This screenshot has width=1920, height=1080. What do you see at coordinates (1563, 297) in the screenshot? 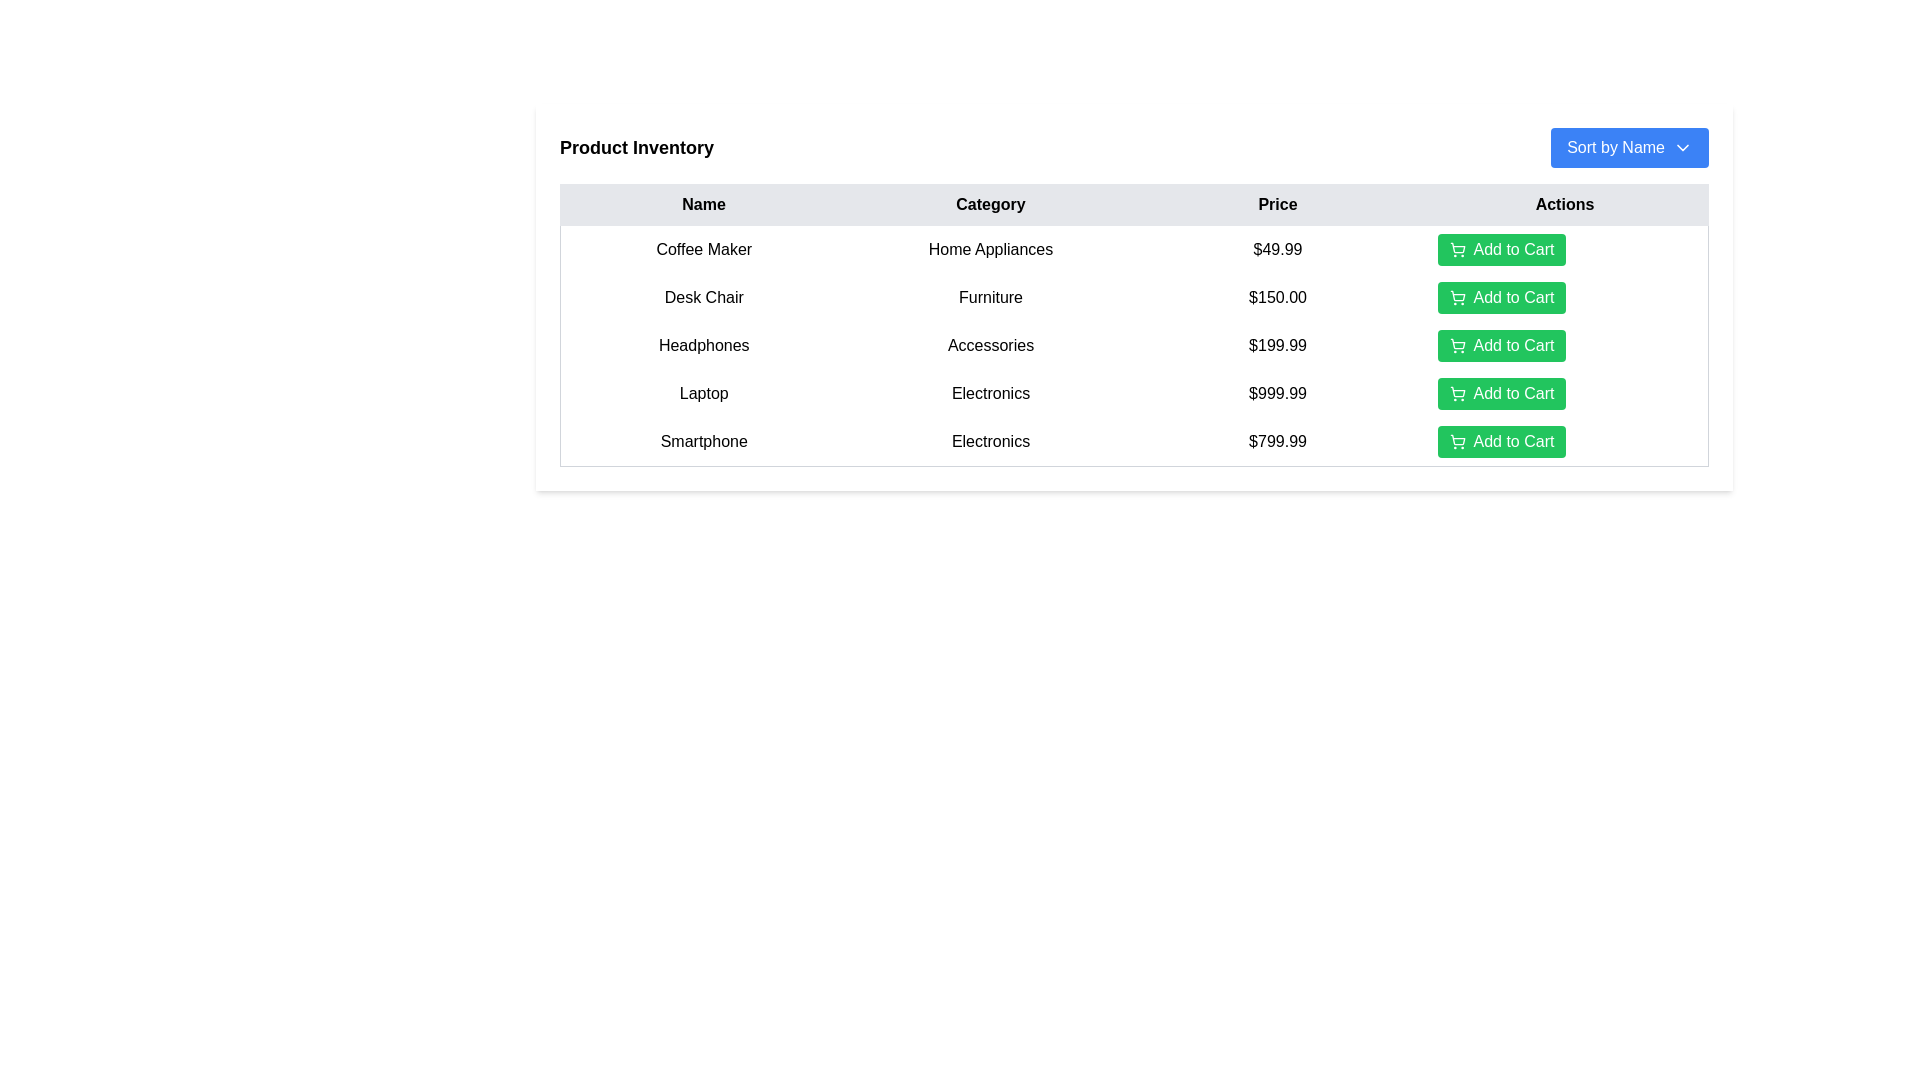
I see `the green 'Add to Cart' button with a shopping cart icon located in the second row, fourth column of the table under the 'Actions' header` at bounding box center [1563, 297].